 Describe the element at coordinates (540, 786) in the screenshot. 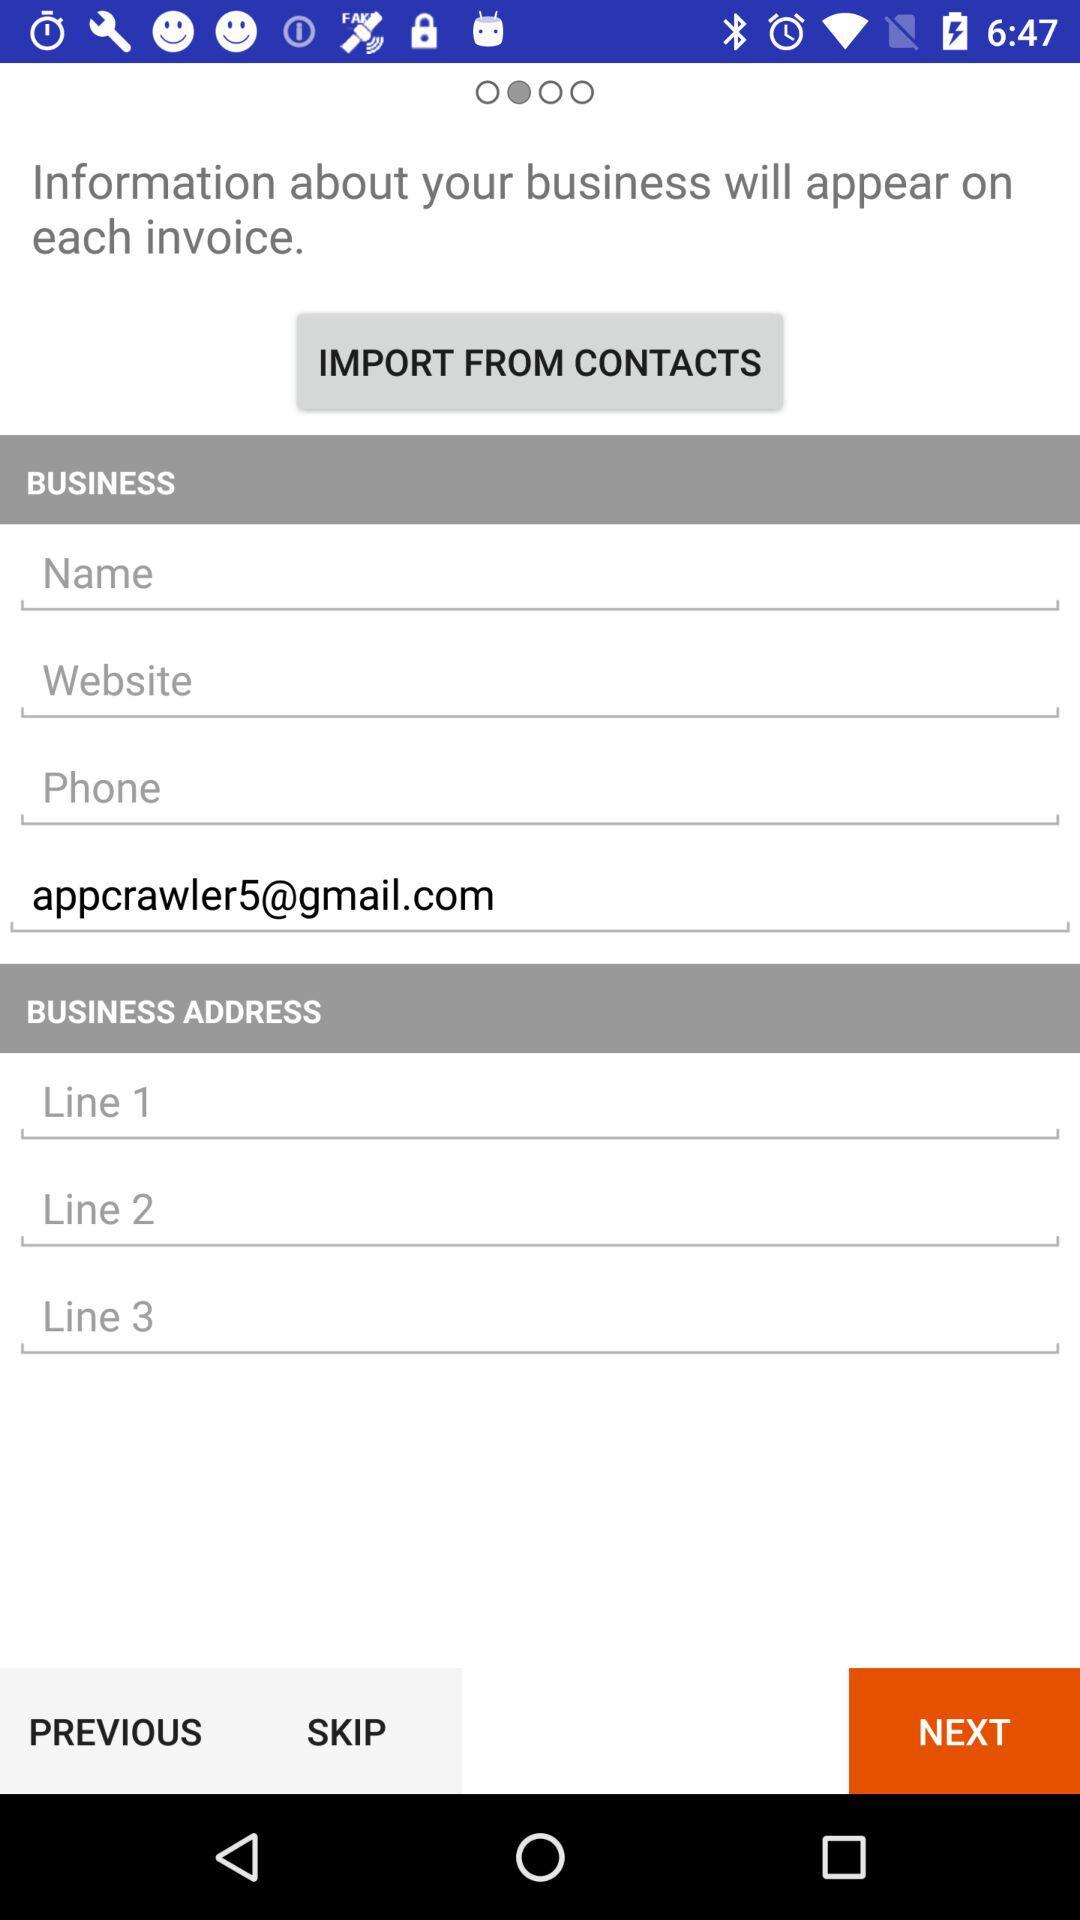

I see `this label phone no option` at that location.